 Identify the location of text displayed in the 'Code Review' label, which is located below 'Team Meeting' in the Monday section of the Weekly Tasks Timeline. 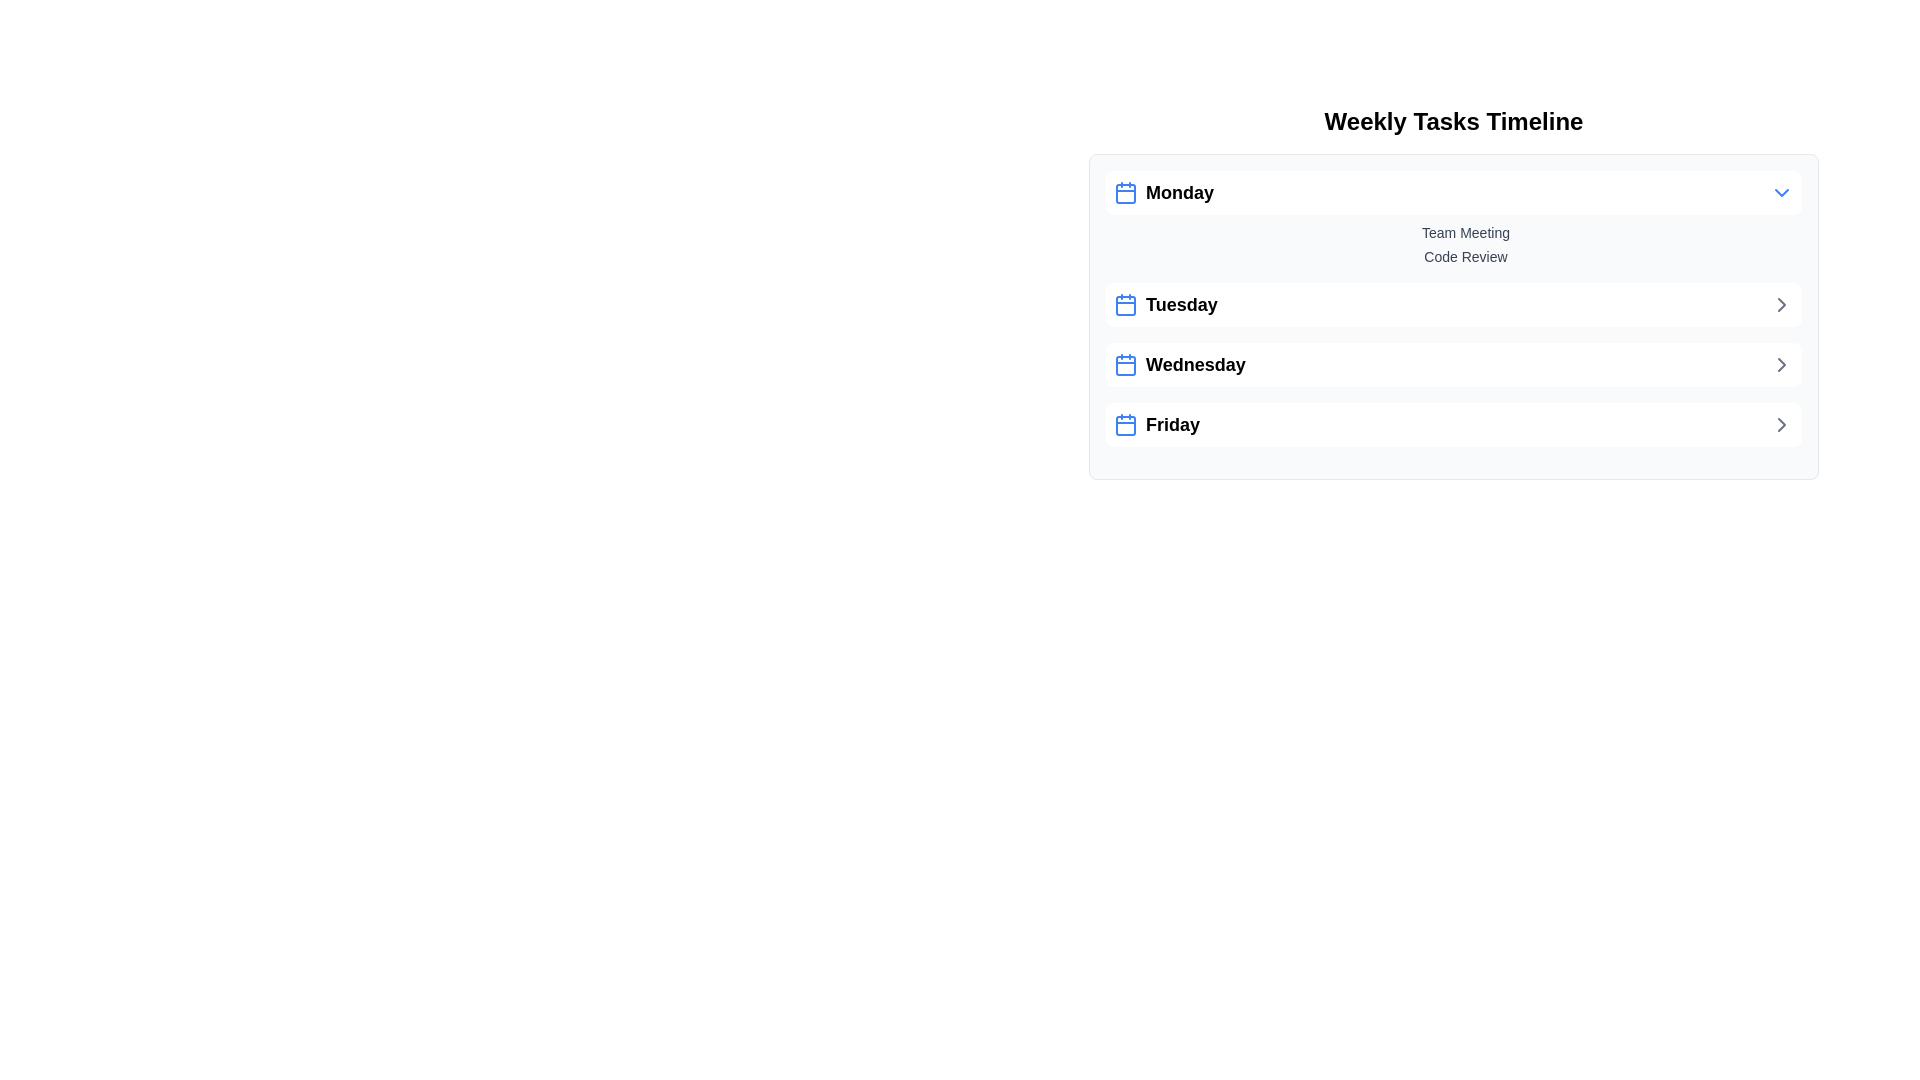
(1465, 256).